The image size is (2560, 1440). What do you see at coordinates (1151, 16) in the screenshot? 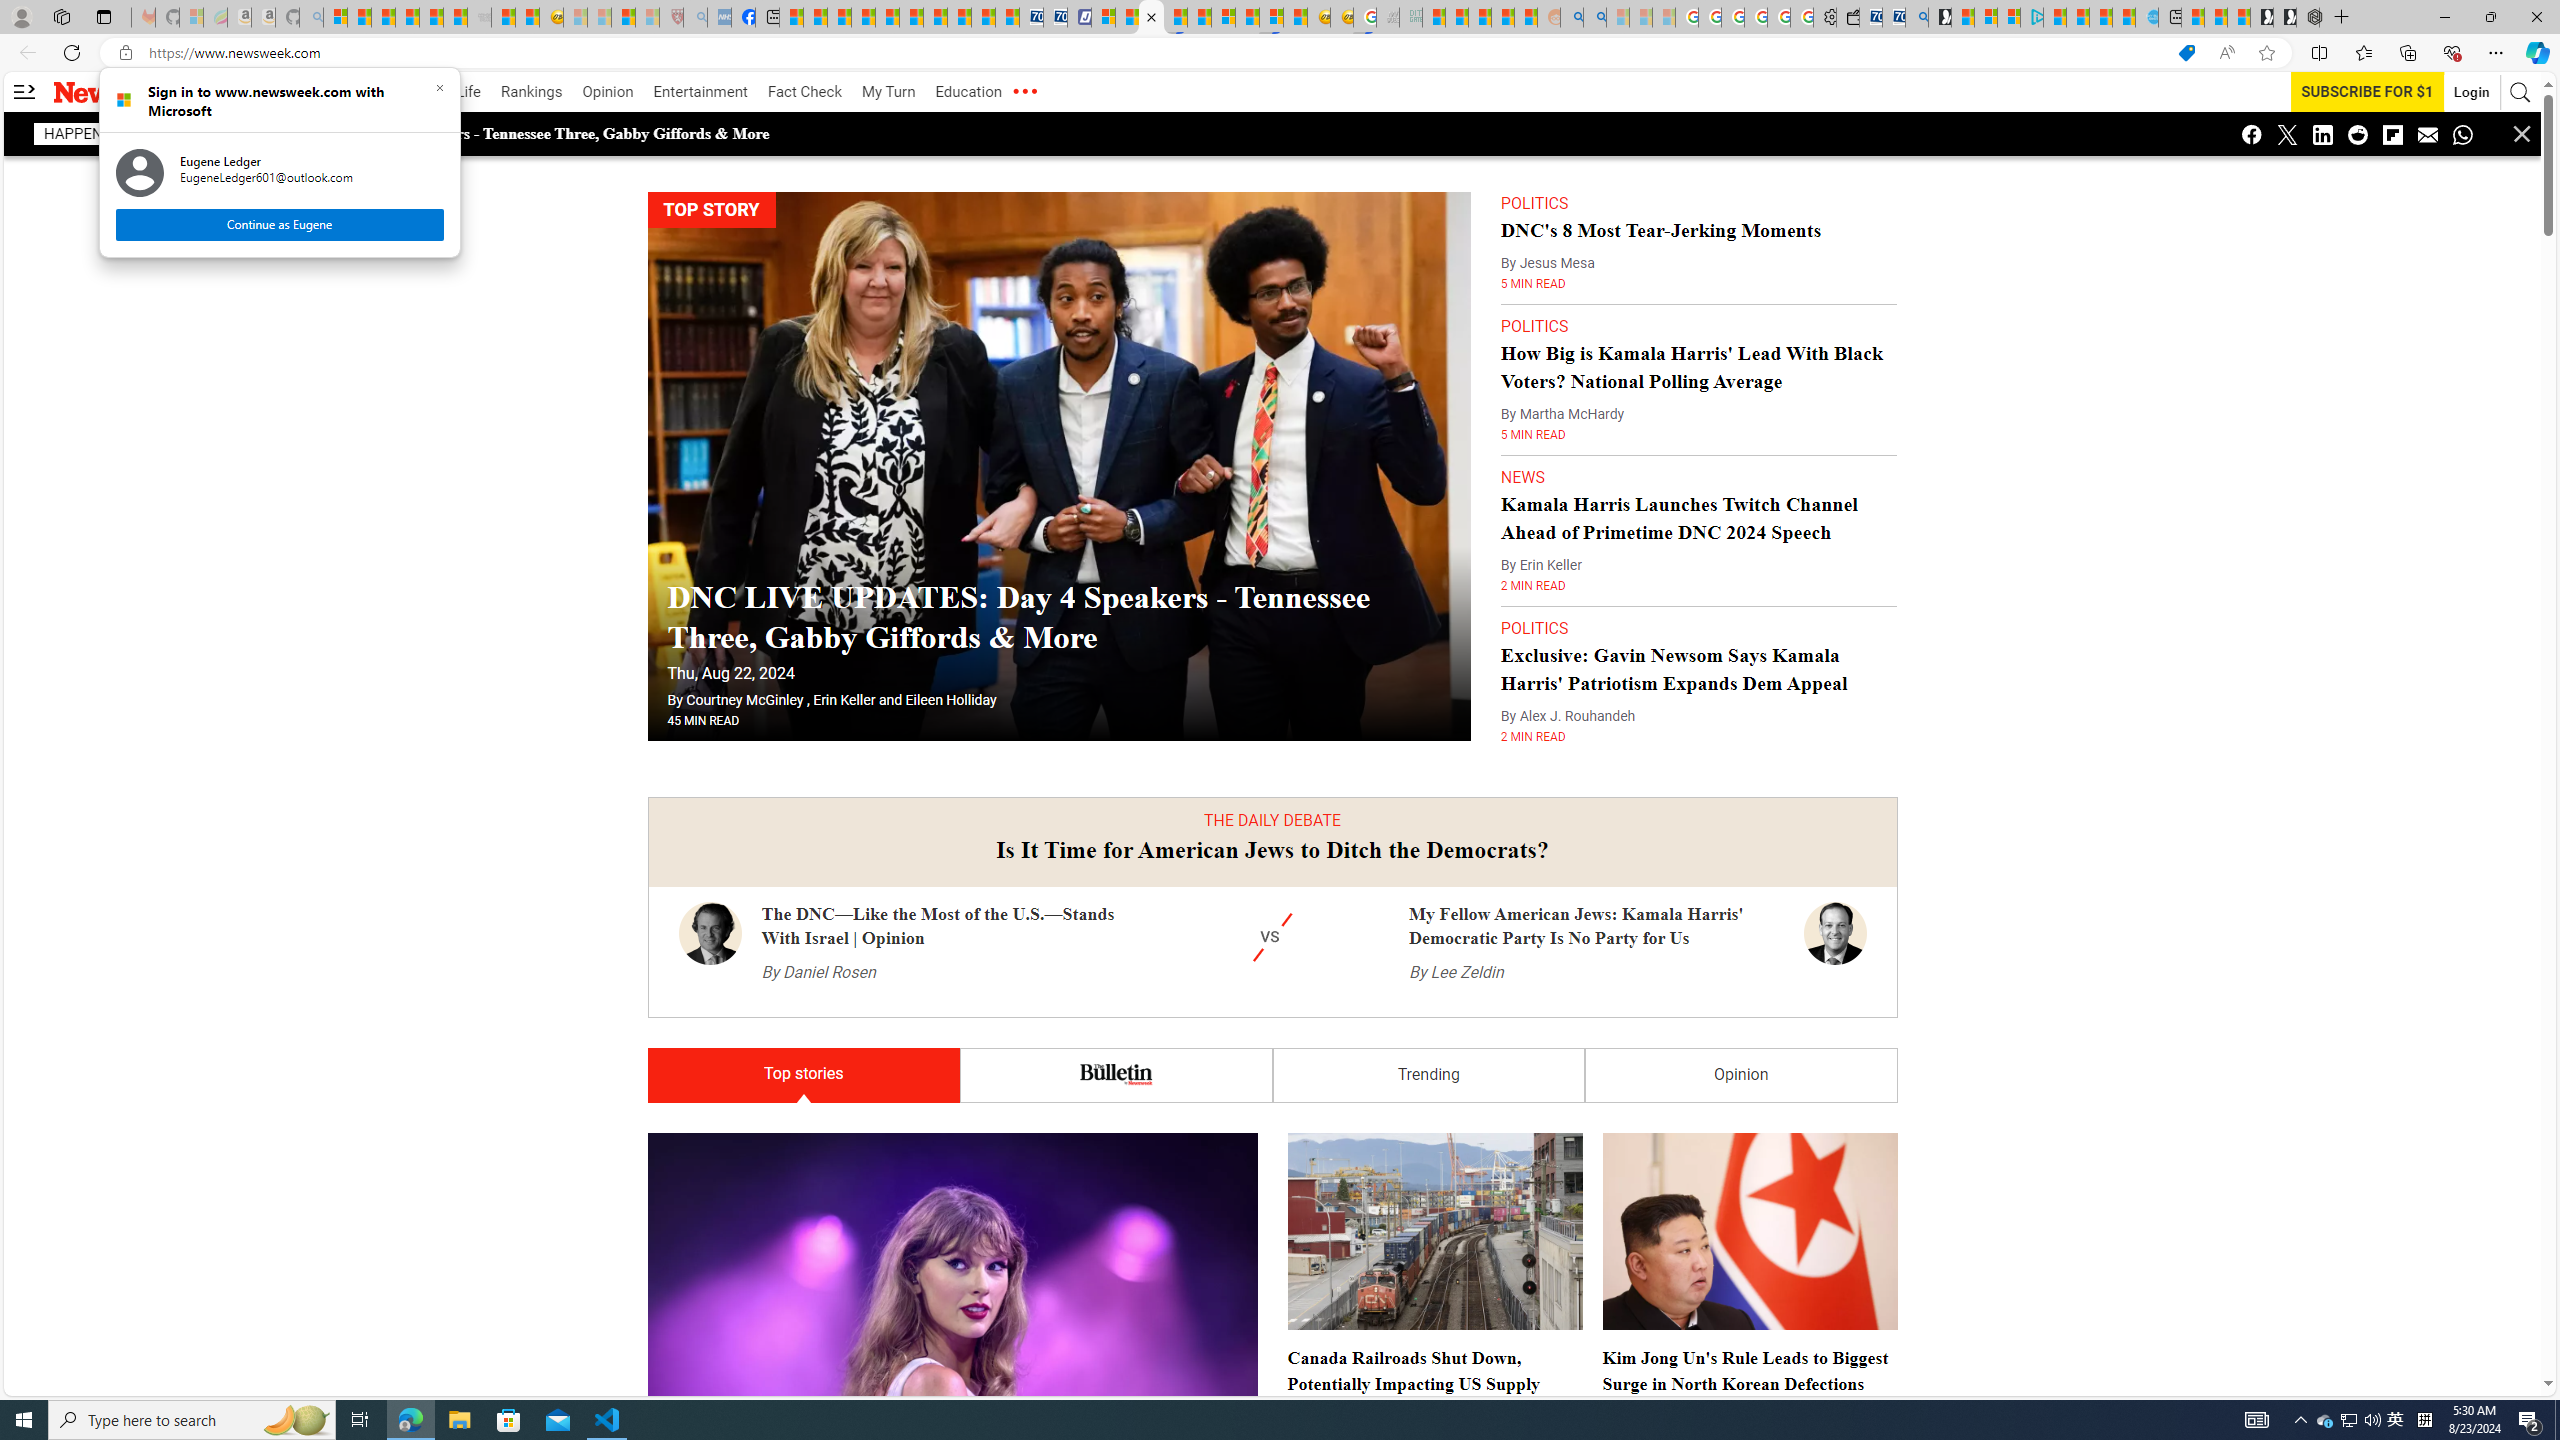
I see `'Newsweek - News, Analysis, Politics, Business, Technology'` at bounding box center [1151, 16].